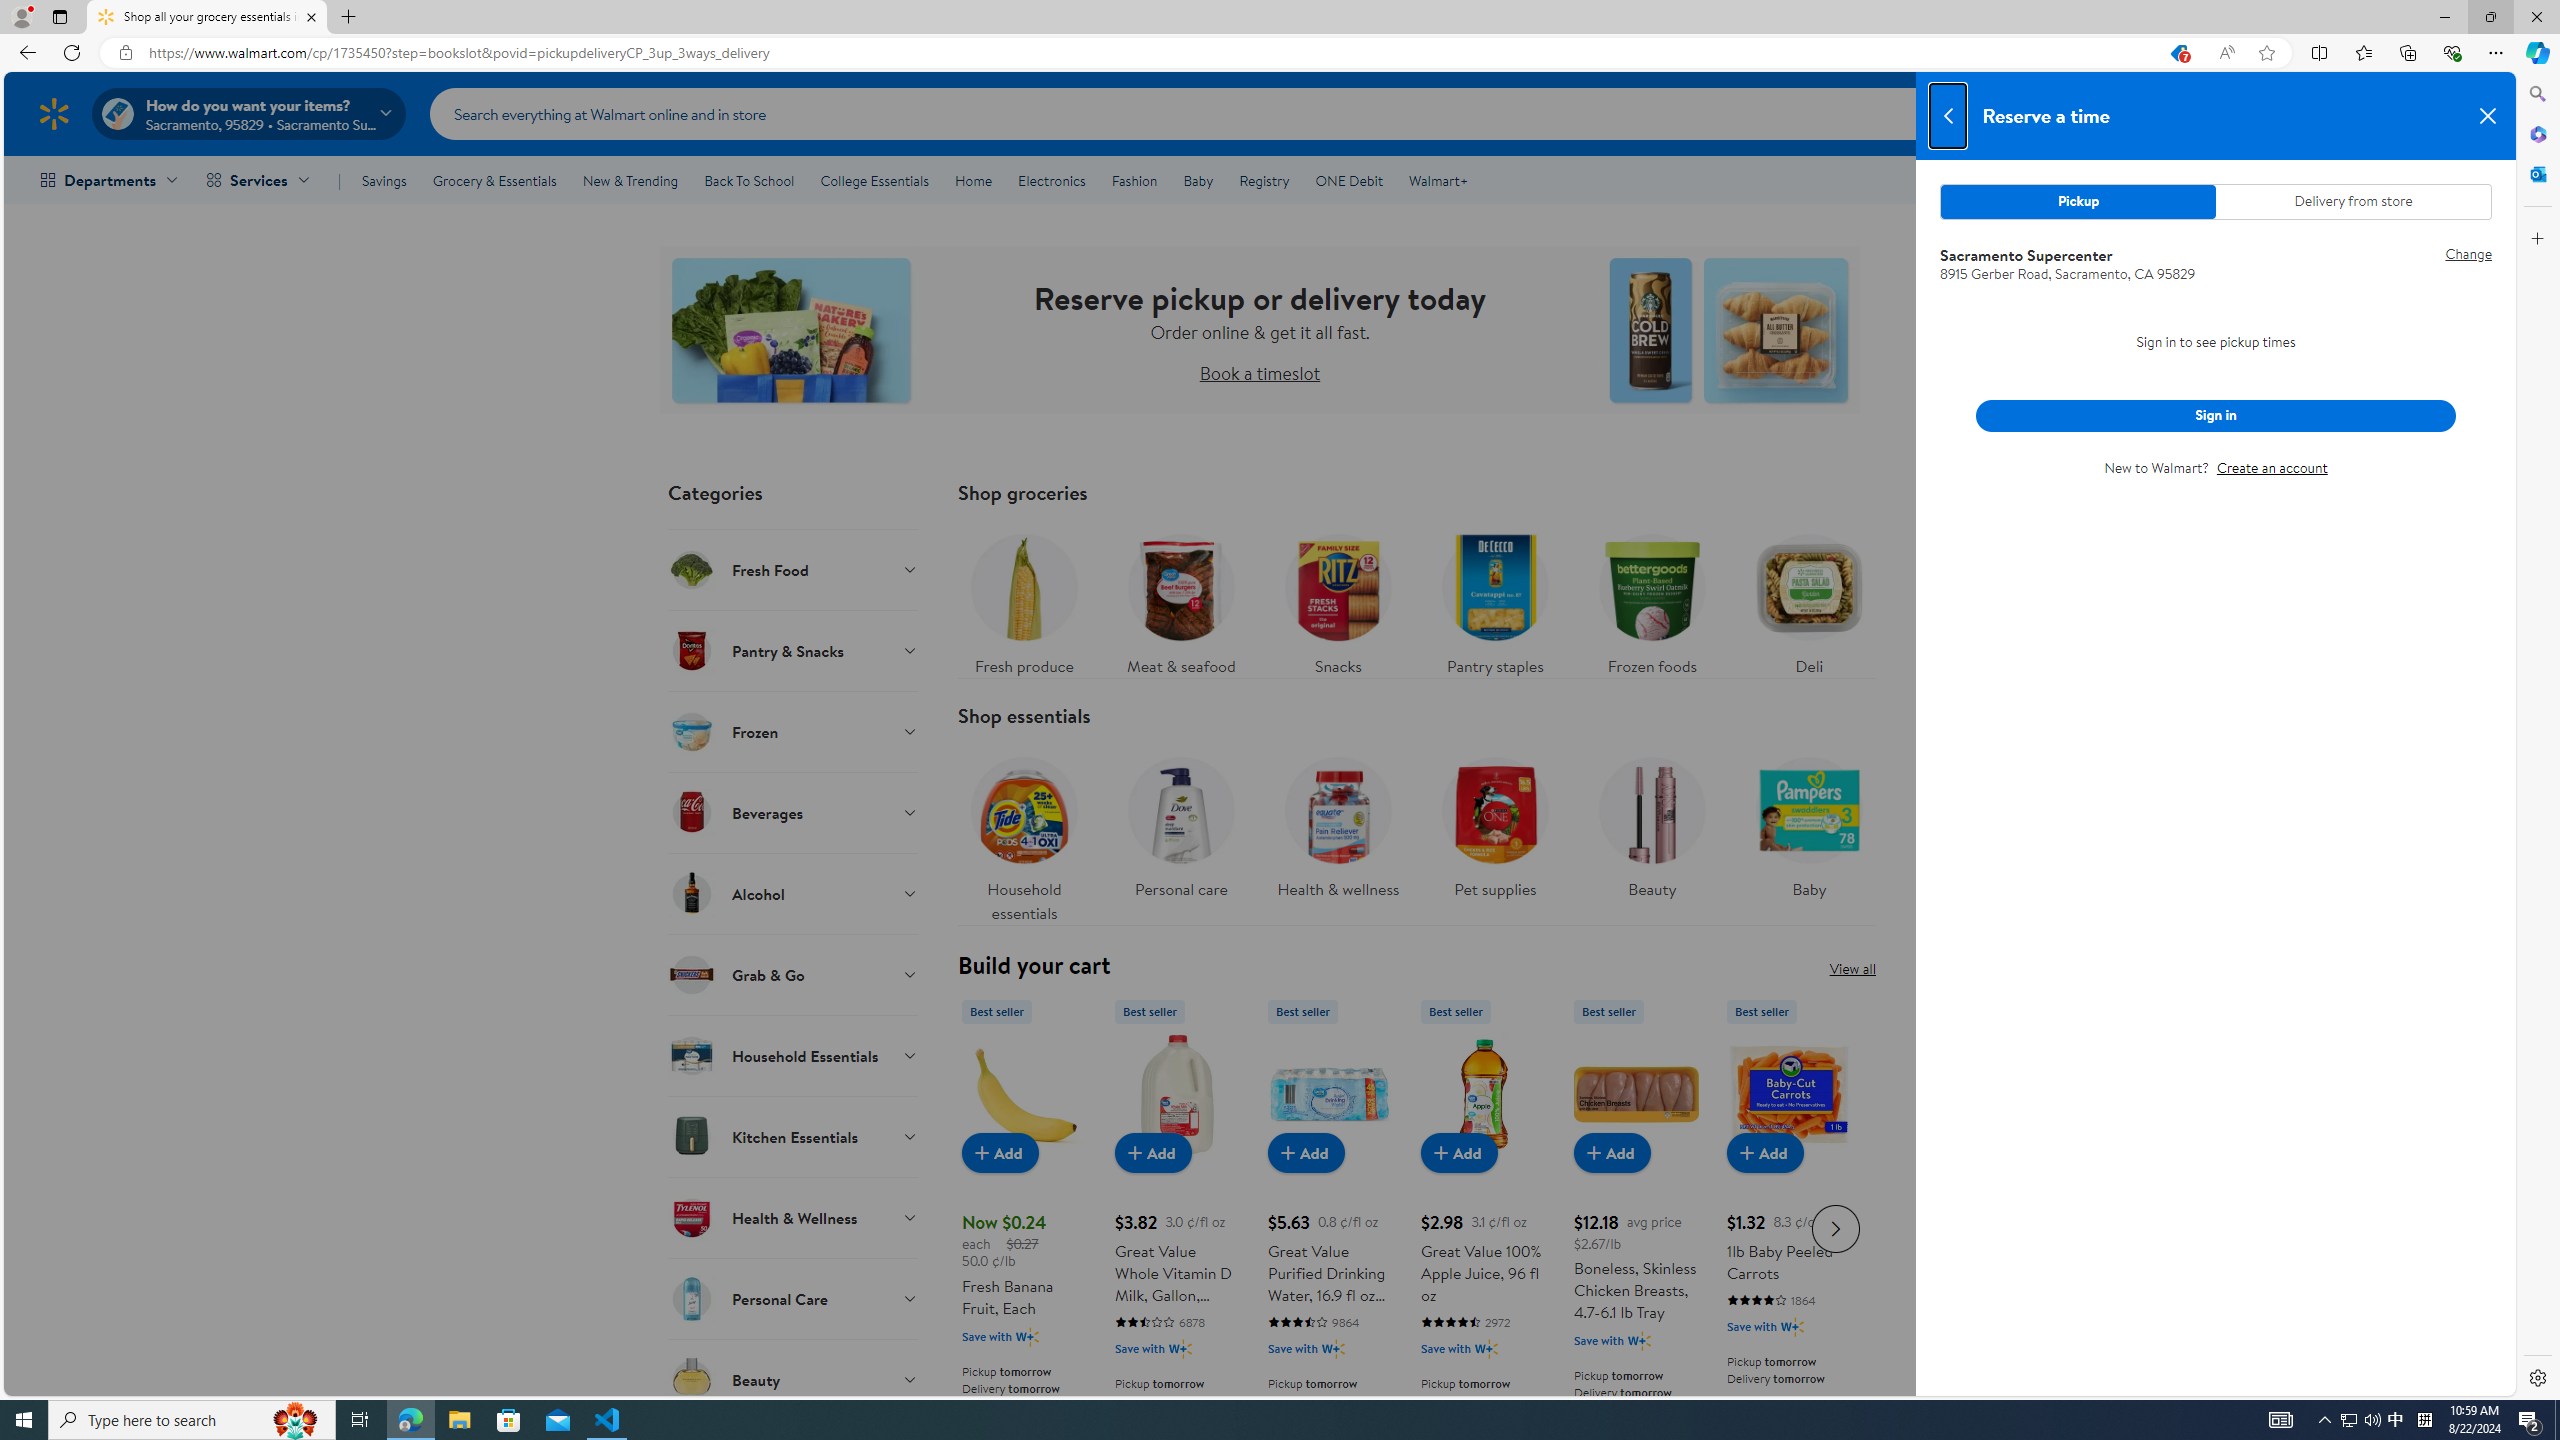 The width and height of the screenshot is (2560, 1440). Describe the element at coordinates (207, 16) in the screenshot. I see `'Shop all your grocery essentials in one place! - Walmart.com'` at that location.